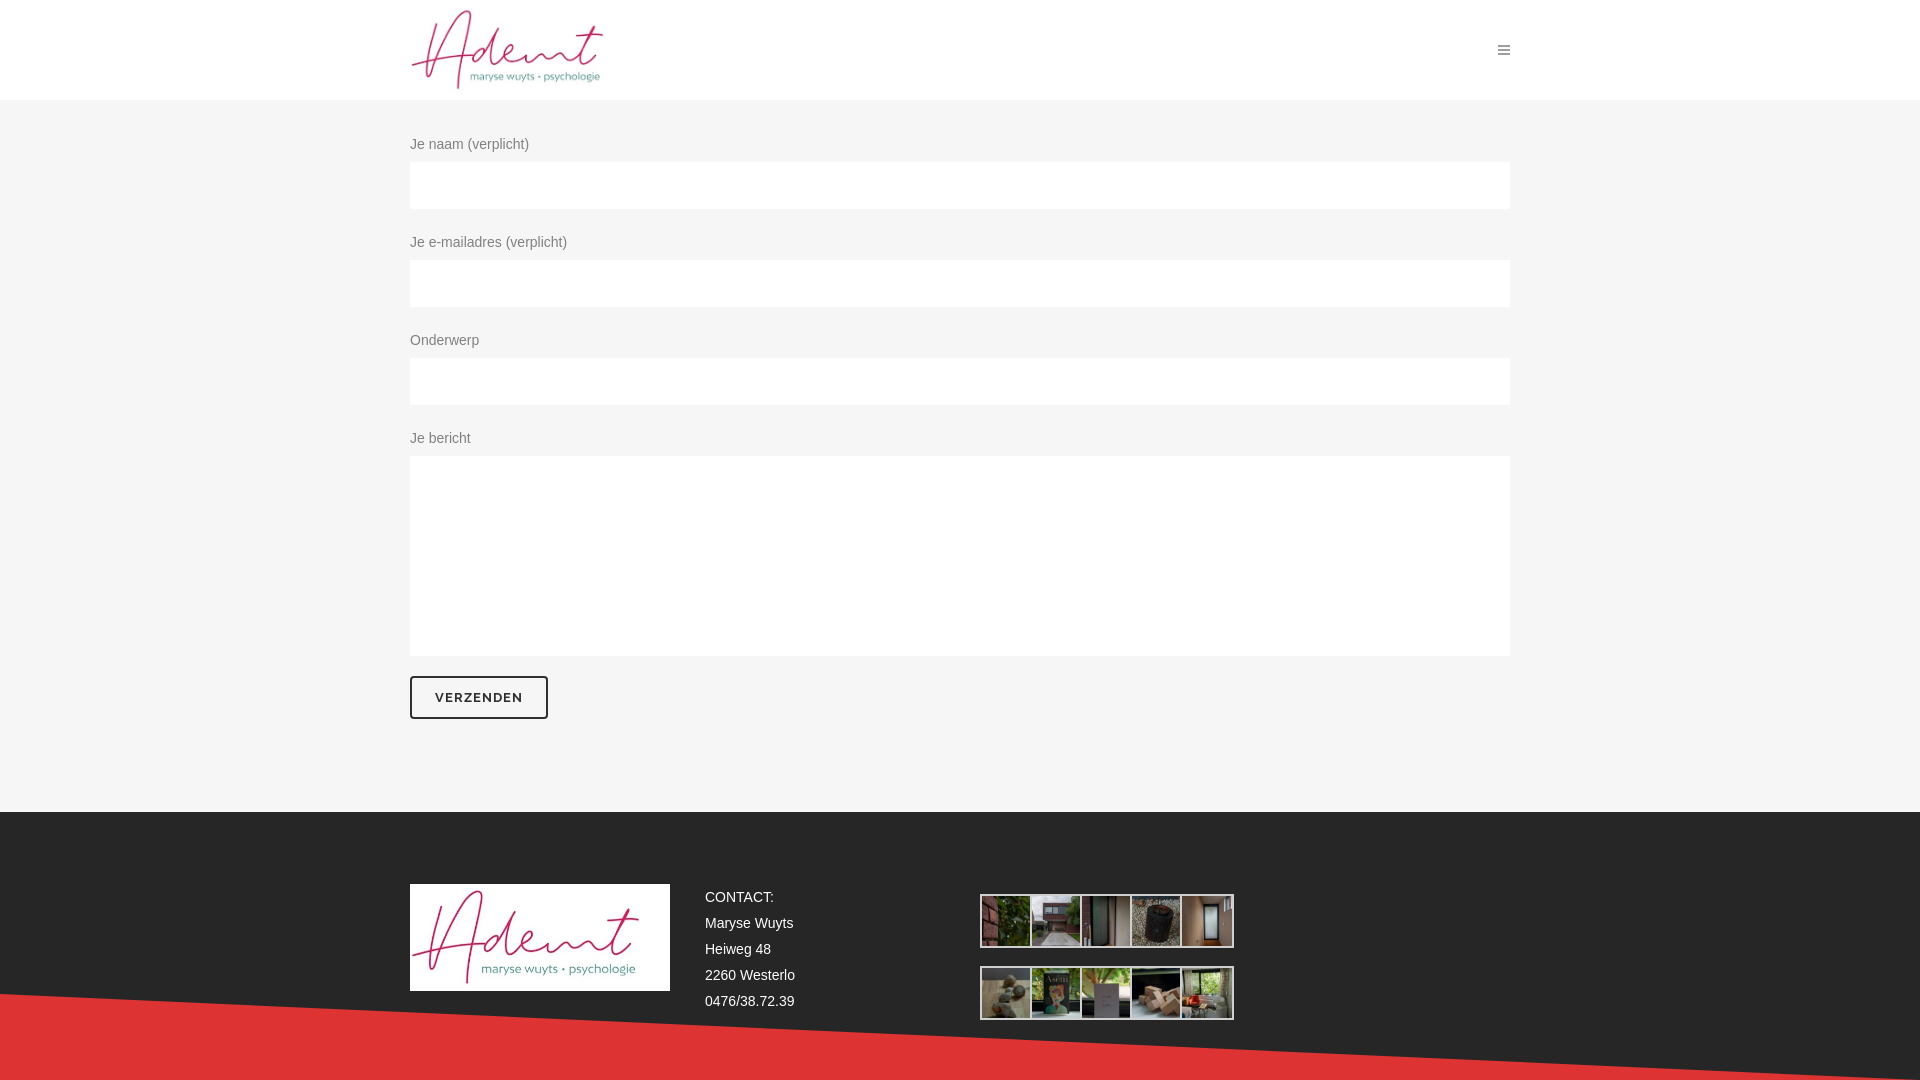 This screenshot has width=1920, height=1080. Describe the element at coordinates (478, 696) in the screenshot. I see `'Verzenden'` at that location.